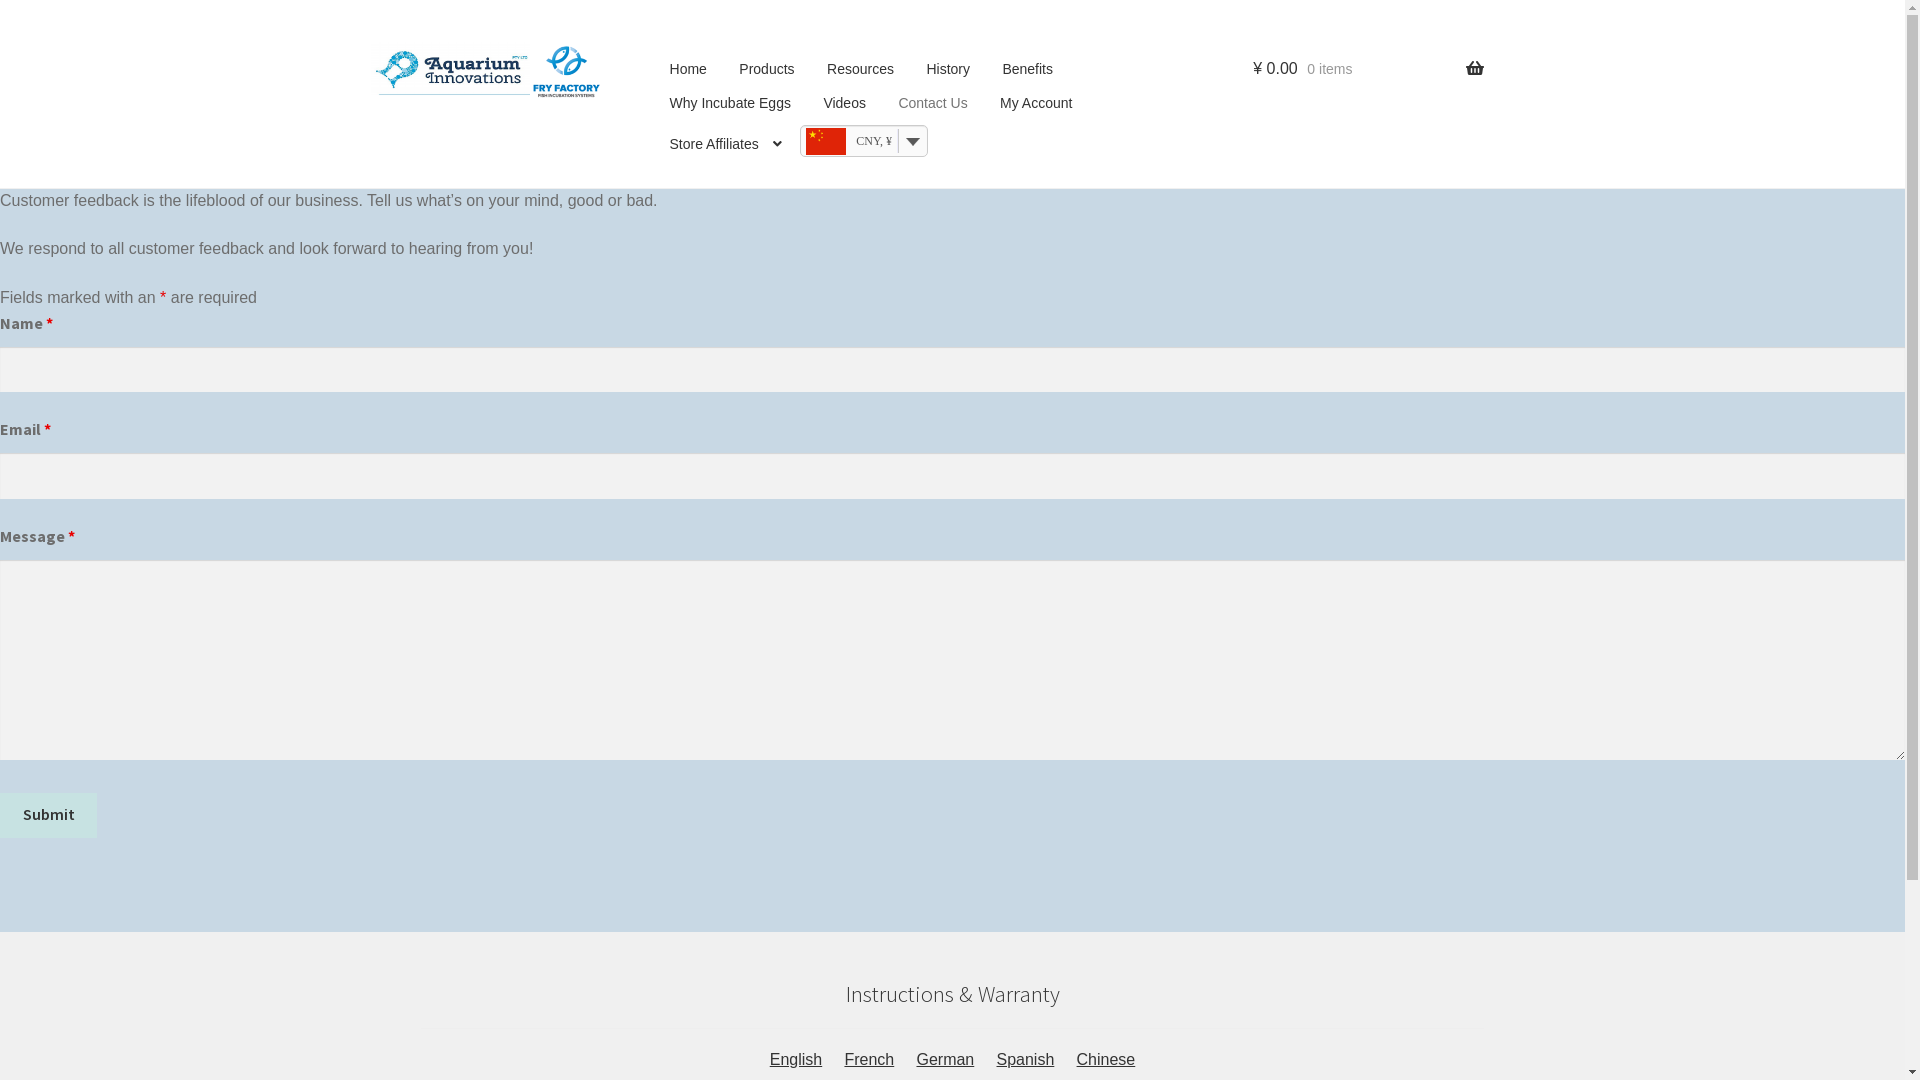 This screenshot has height=1080, width=1920. What do you see at coordinates (1025, 1058) in the screenshot?
I see `'Spanish'` at bounding box center [1025, 1058].